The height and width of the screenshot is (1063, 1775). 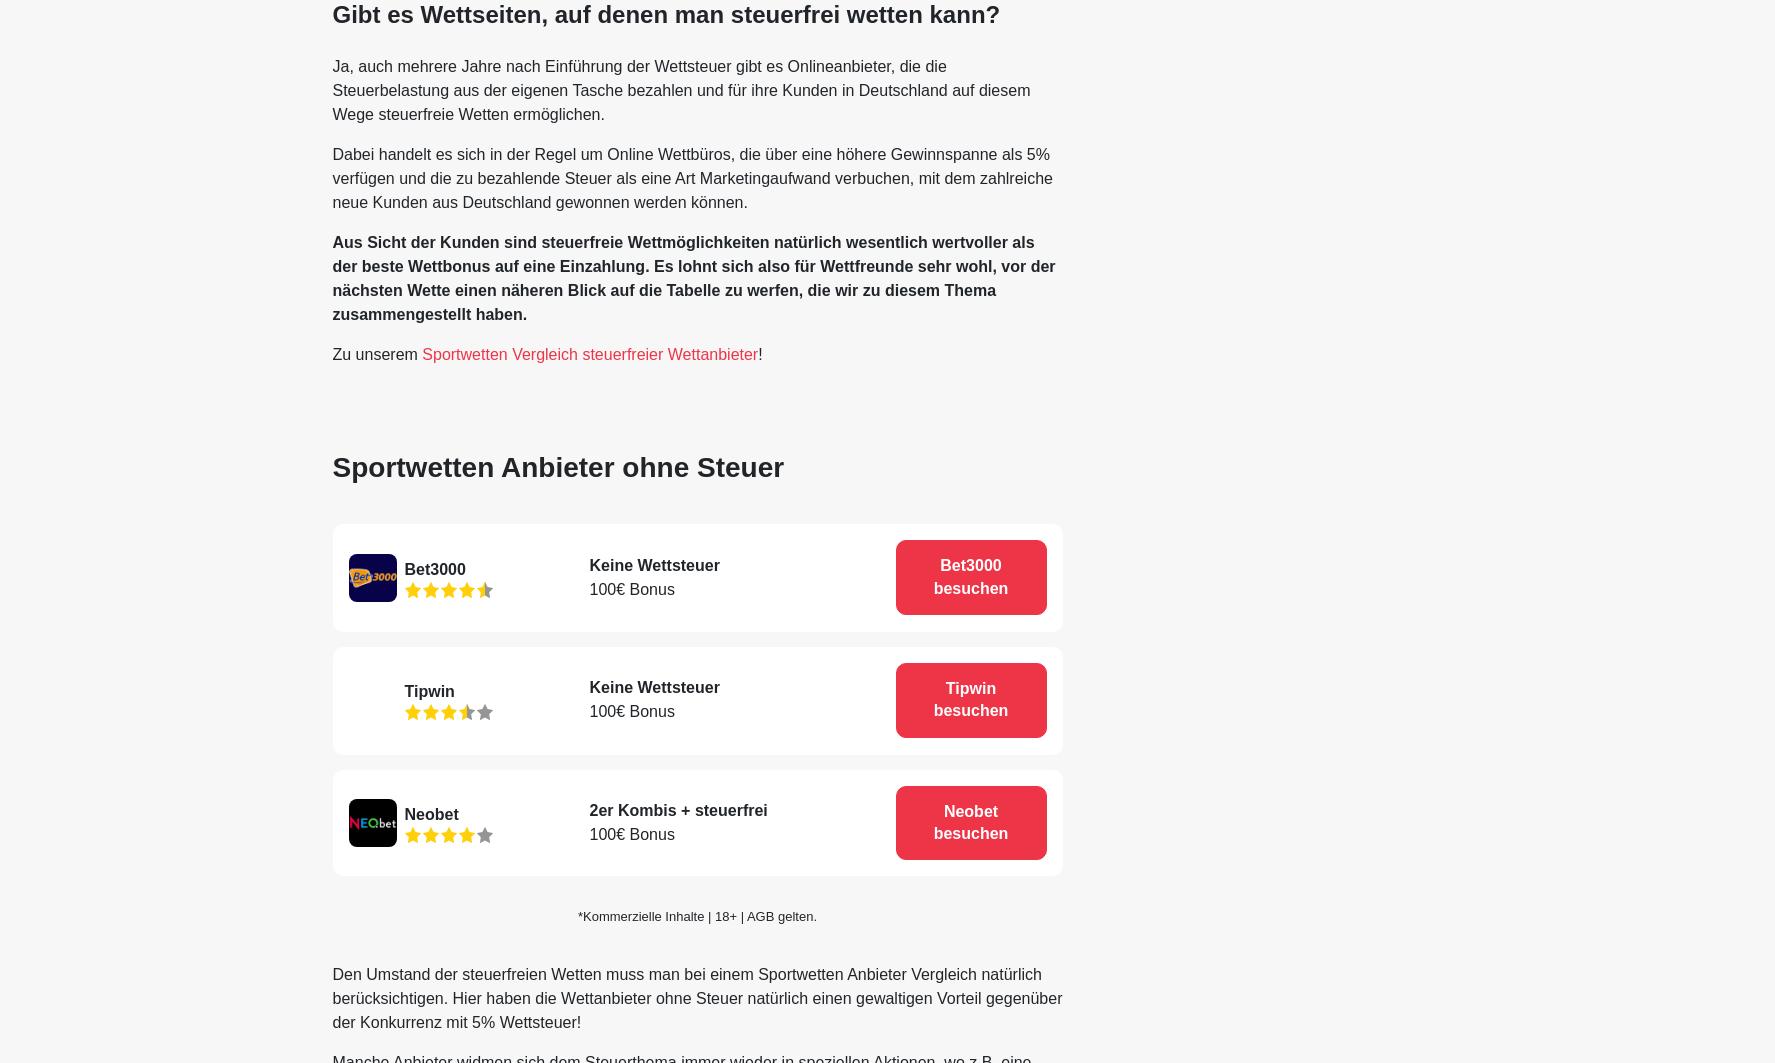 I want to click on 'Den Umstand der steuerfreien Wetten muss man bei einem Sportwetten Anbieter Vergleich natürlich berücksichtigen. Hier haben die Wettanbieter ohne Steuer natürlich einen gewaltigen Vorteil gegenüber der Konkurrenz mit 5% Wettsteuer!', so click(x=696, y=996).